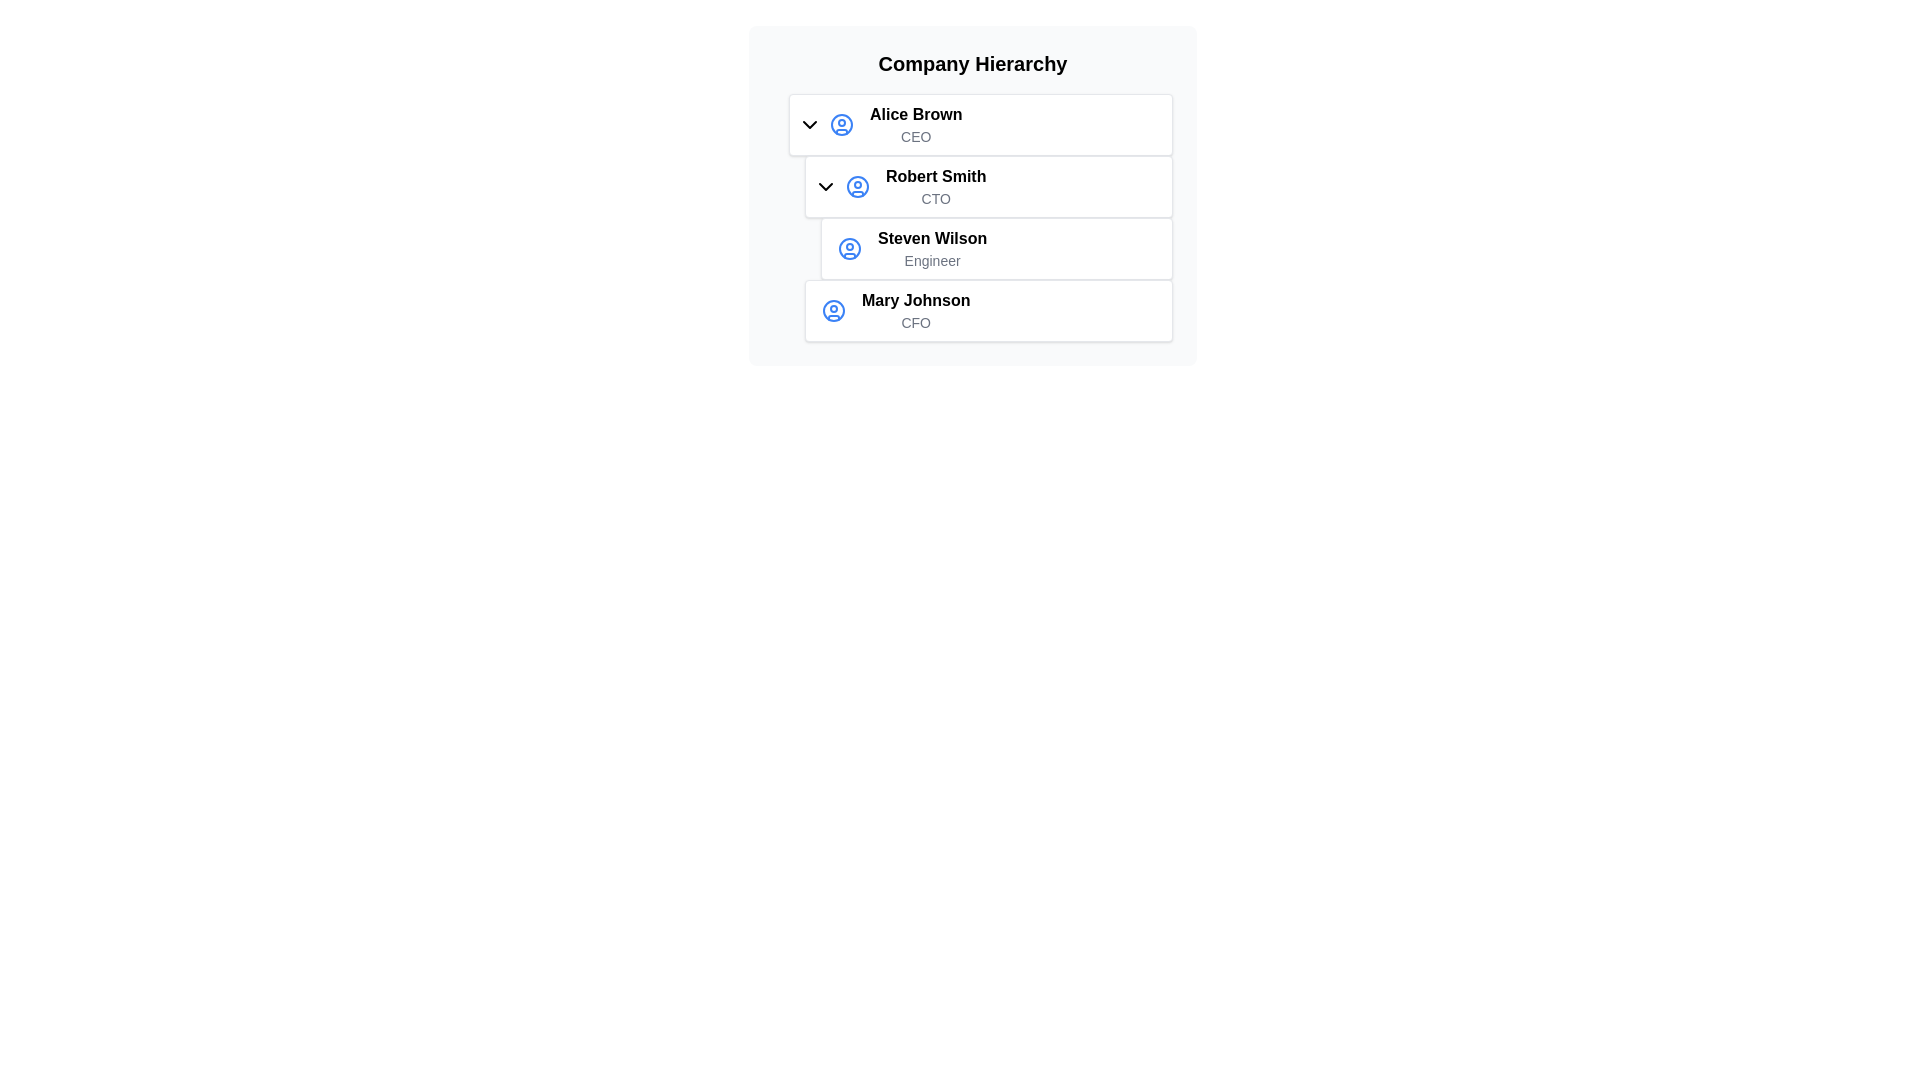 Image resolution: width=1920 pixels, height=1080 pixels. What do you see at coordinates (841, 124) in the screenshot?
I see `the SVG-based user icon representing CEO Alice Brown, which is located to the left of the text displaying her name` at bounding box center [841, 124].